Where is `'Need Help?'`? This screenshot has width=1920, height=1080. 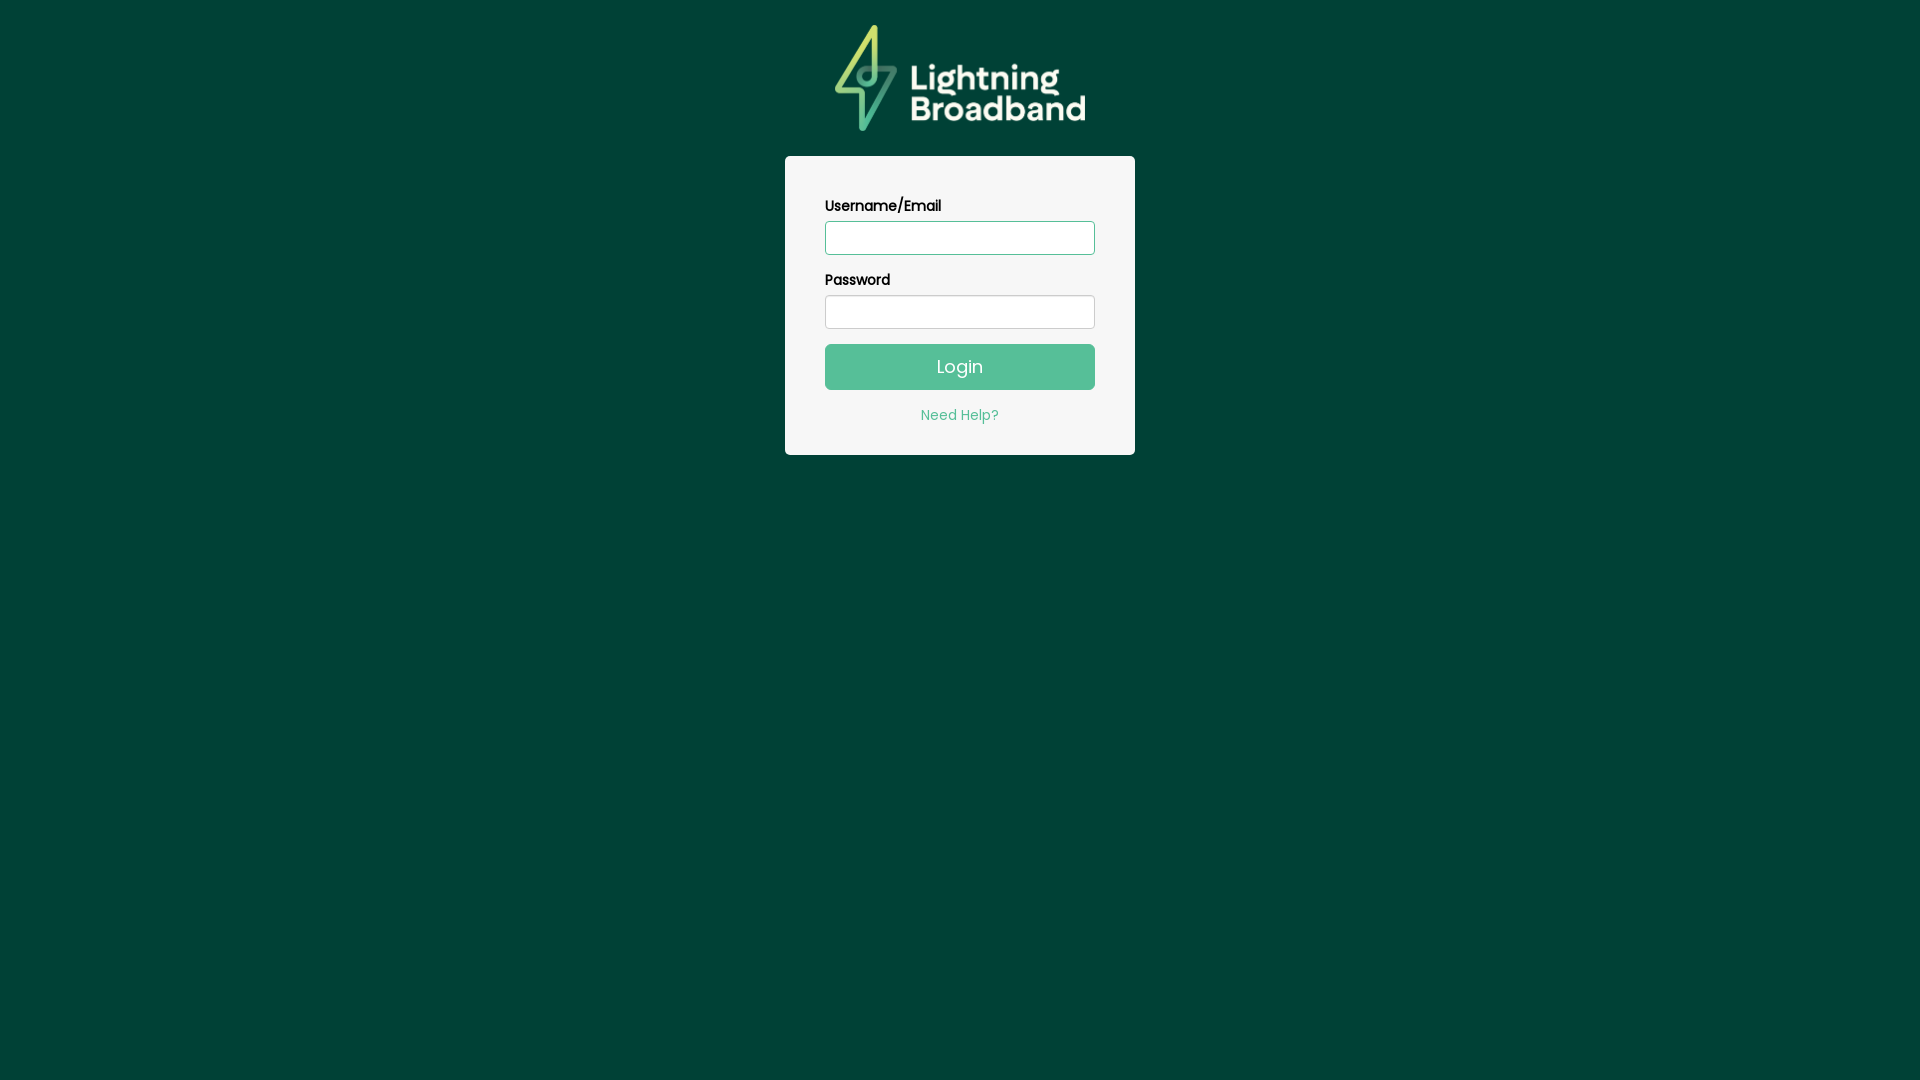 'Need Help?' is located at coordinates (960, 414).